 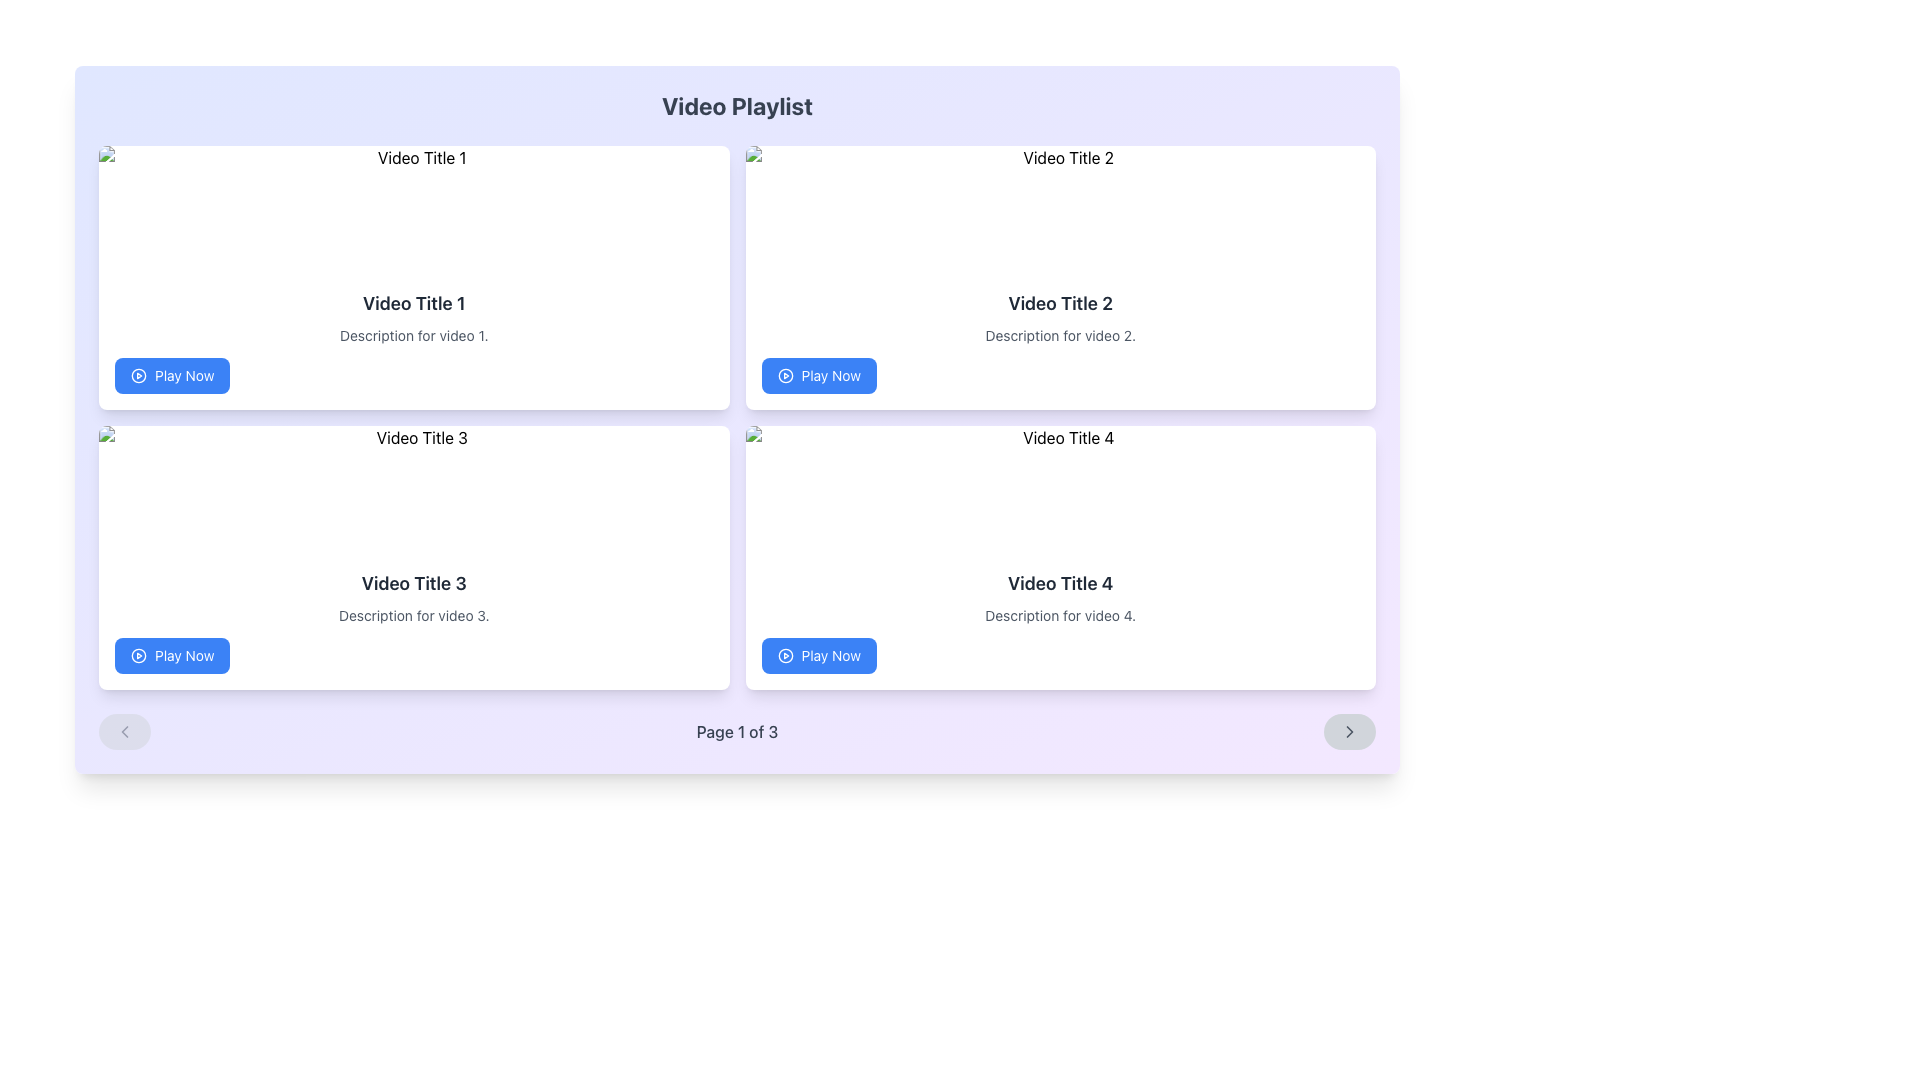 I want to click on the image thumbnail for 'Video Title 3', so click(x=413, y=489).